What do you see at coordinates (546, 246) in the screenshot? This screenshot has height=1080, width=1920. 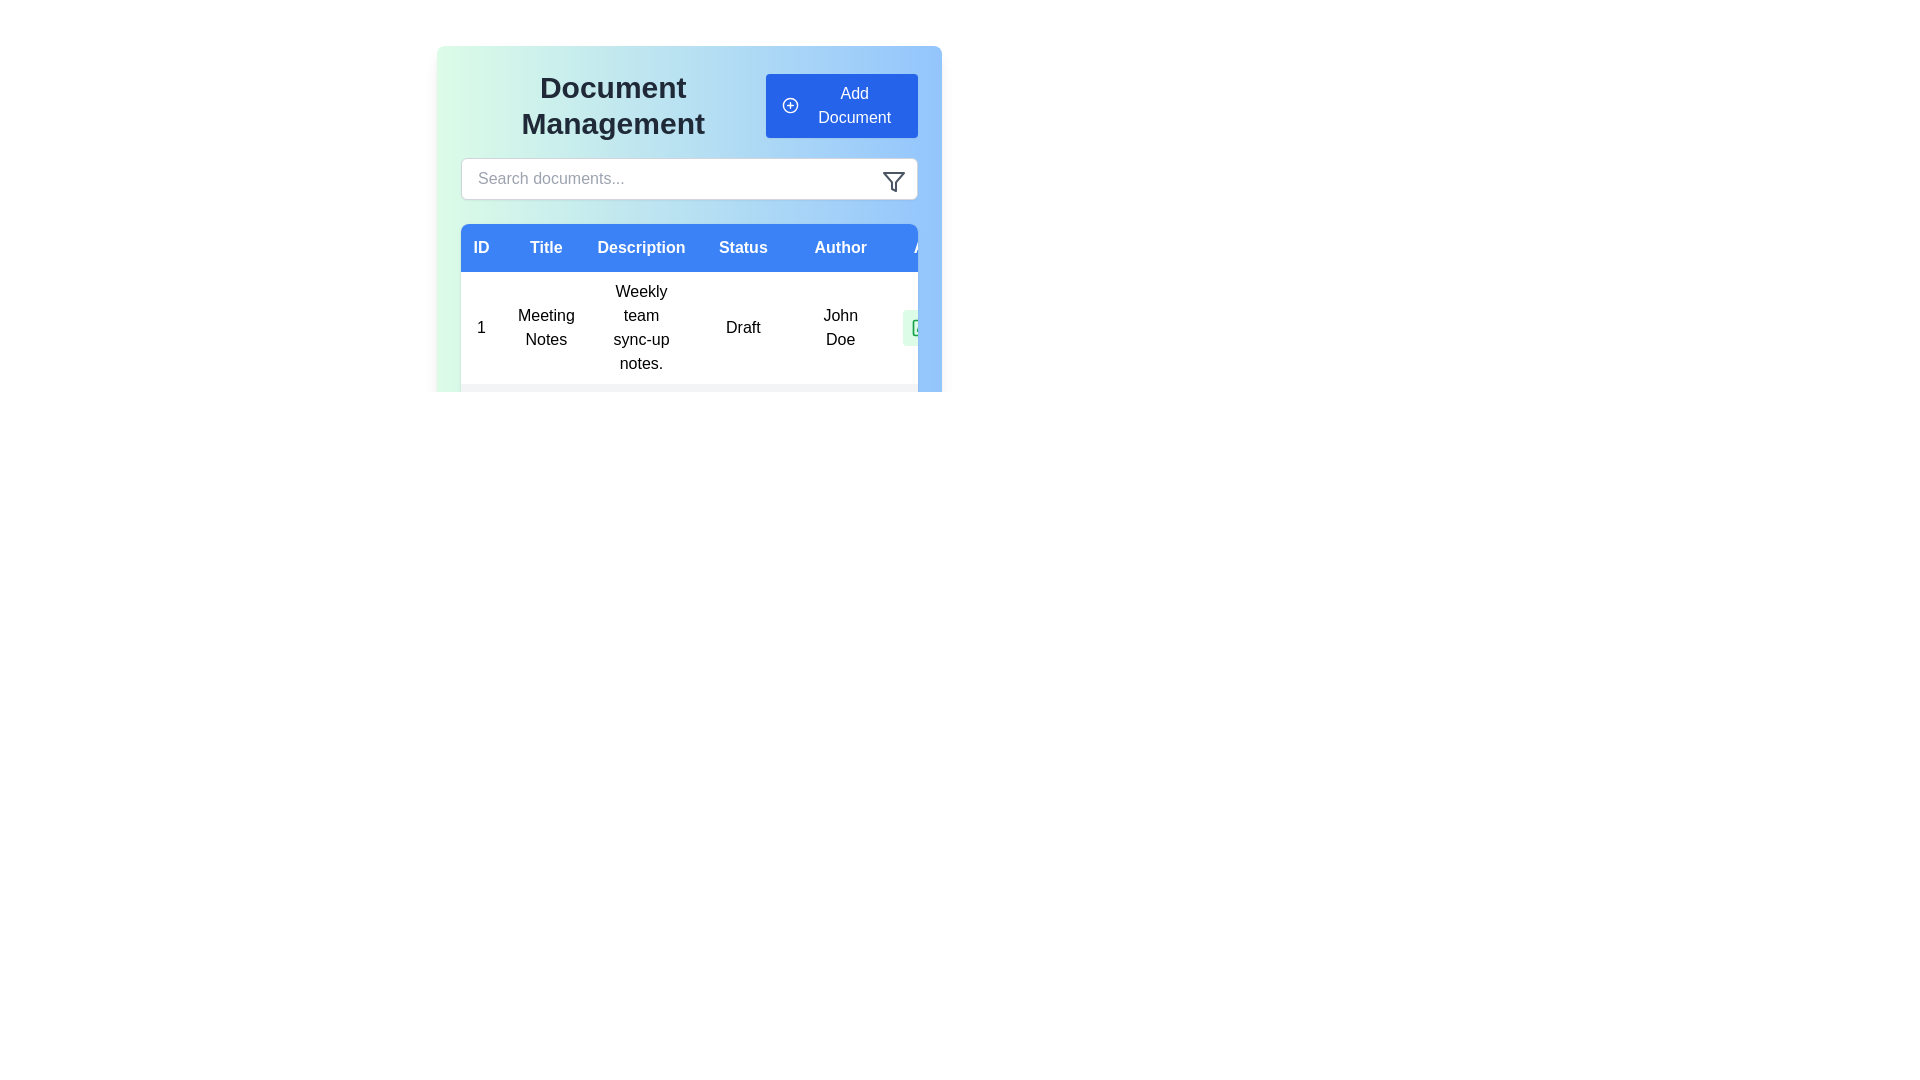 I see `the second column header of the table, which represents the titles of records, positioned between the 'ID' and 'Description' headers` at bounding box center [546, 246].